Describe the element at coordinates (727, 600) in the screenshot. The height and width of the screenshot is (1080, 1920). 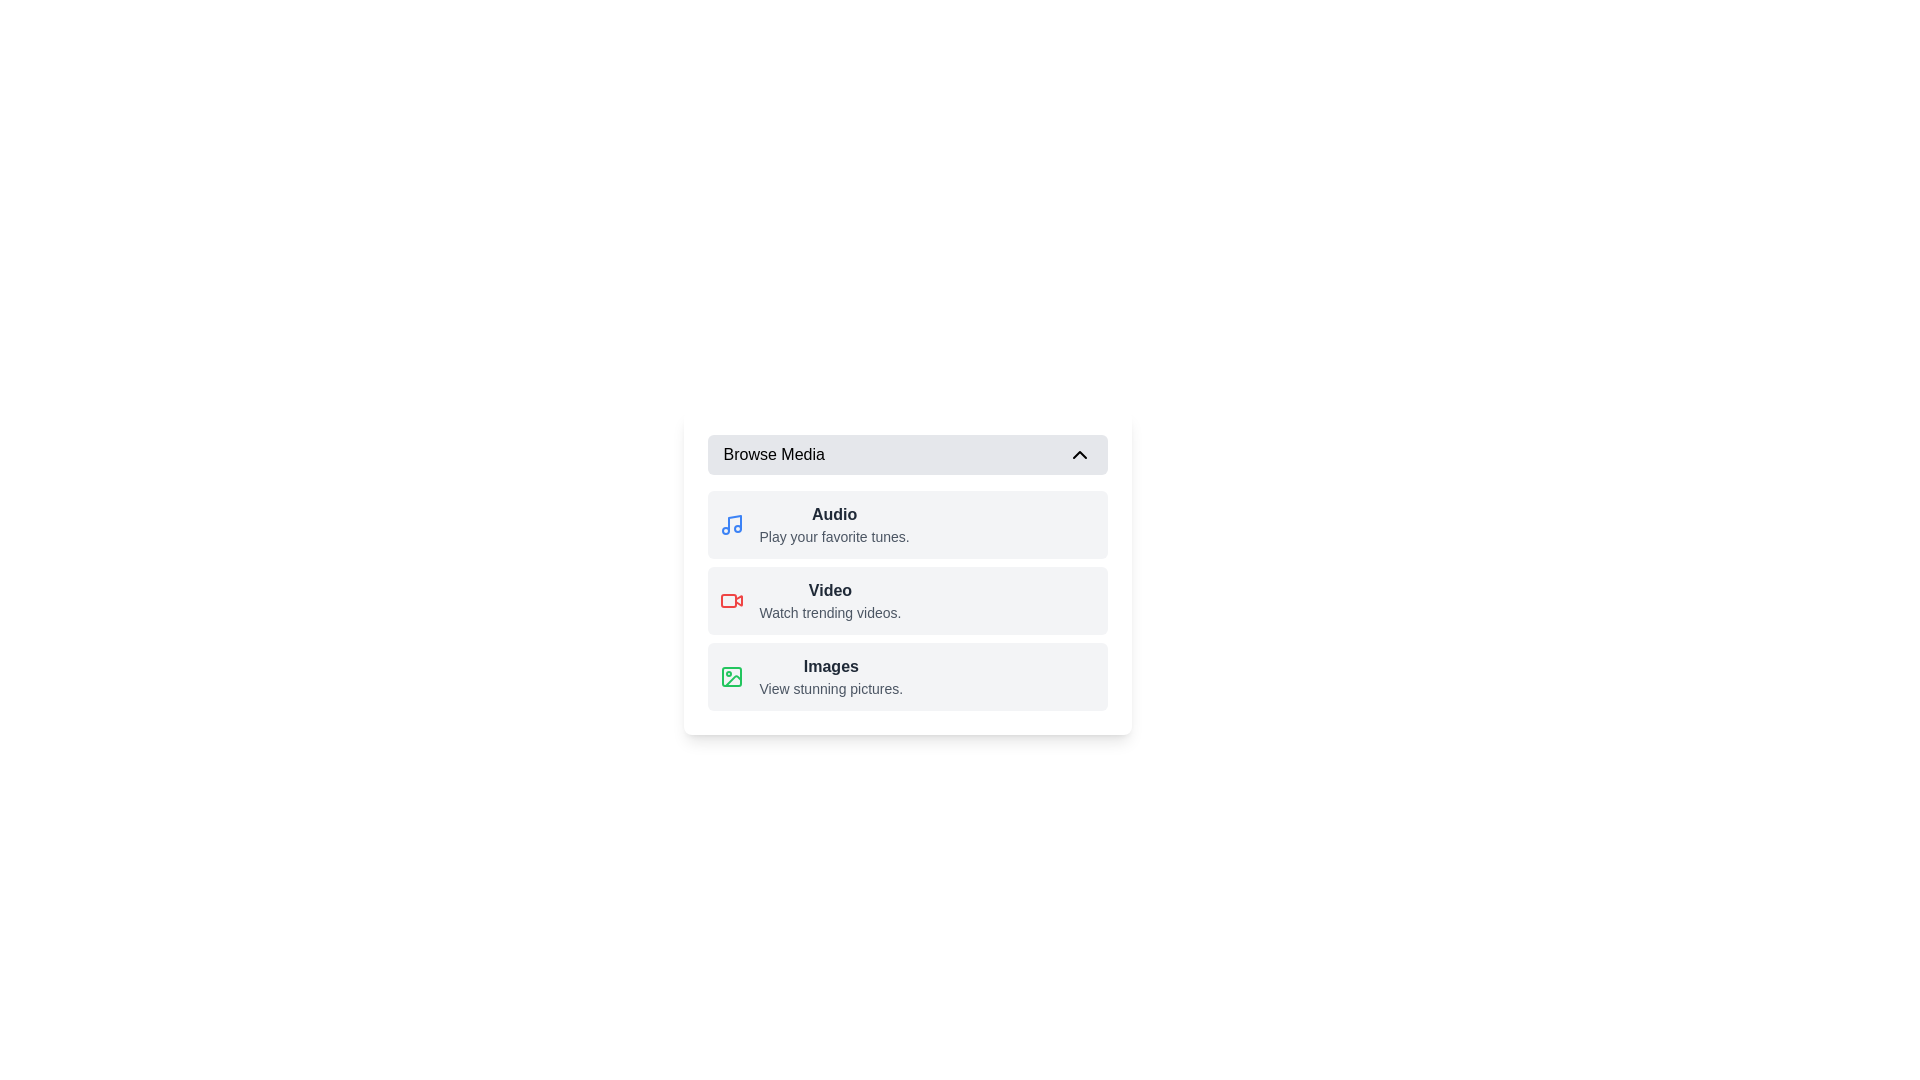
I see `the decorative graphic representing the 'Video' option, located to the left of the text 'Video'` at that location.